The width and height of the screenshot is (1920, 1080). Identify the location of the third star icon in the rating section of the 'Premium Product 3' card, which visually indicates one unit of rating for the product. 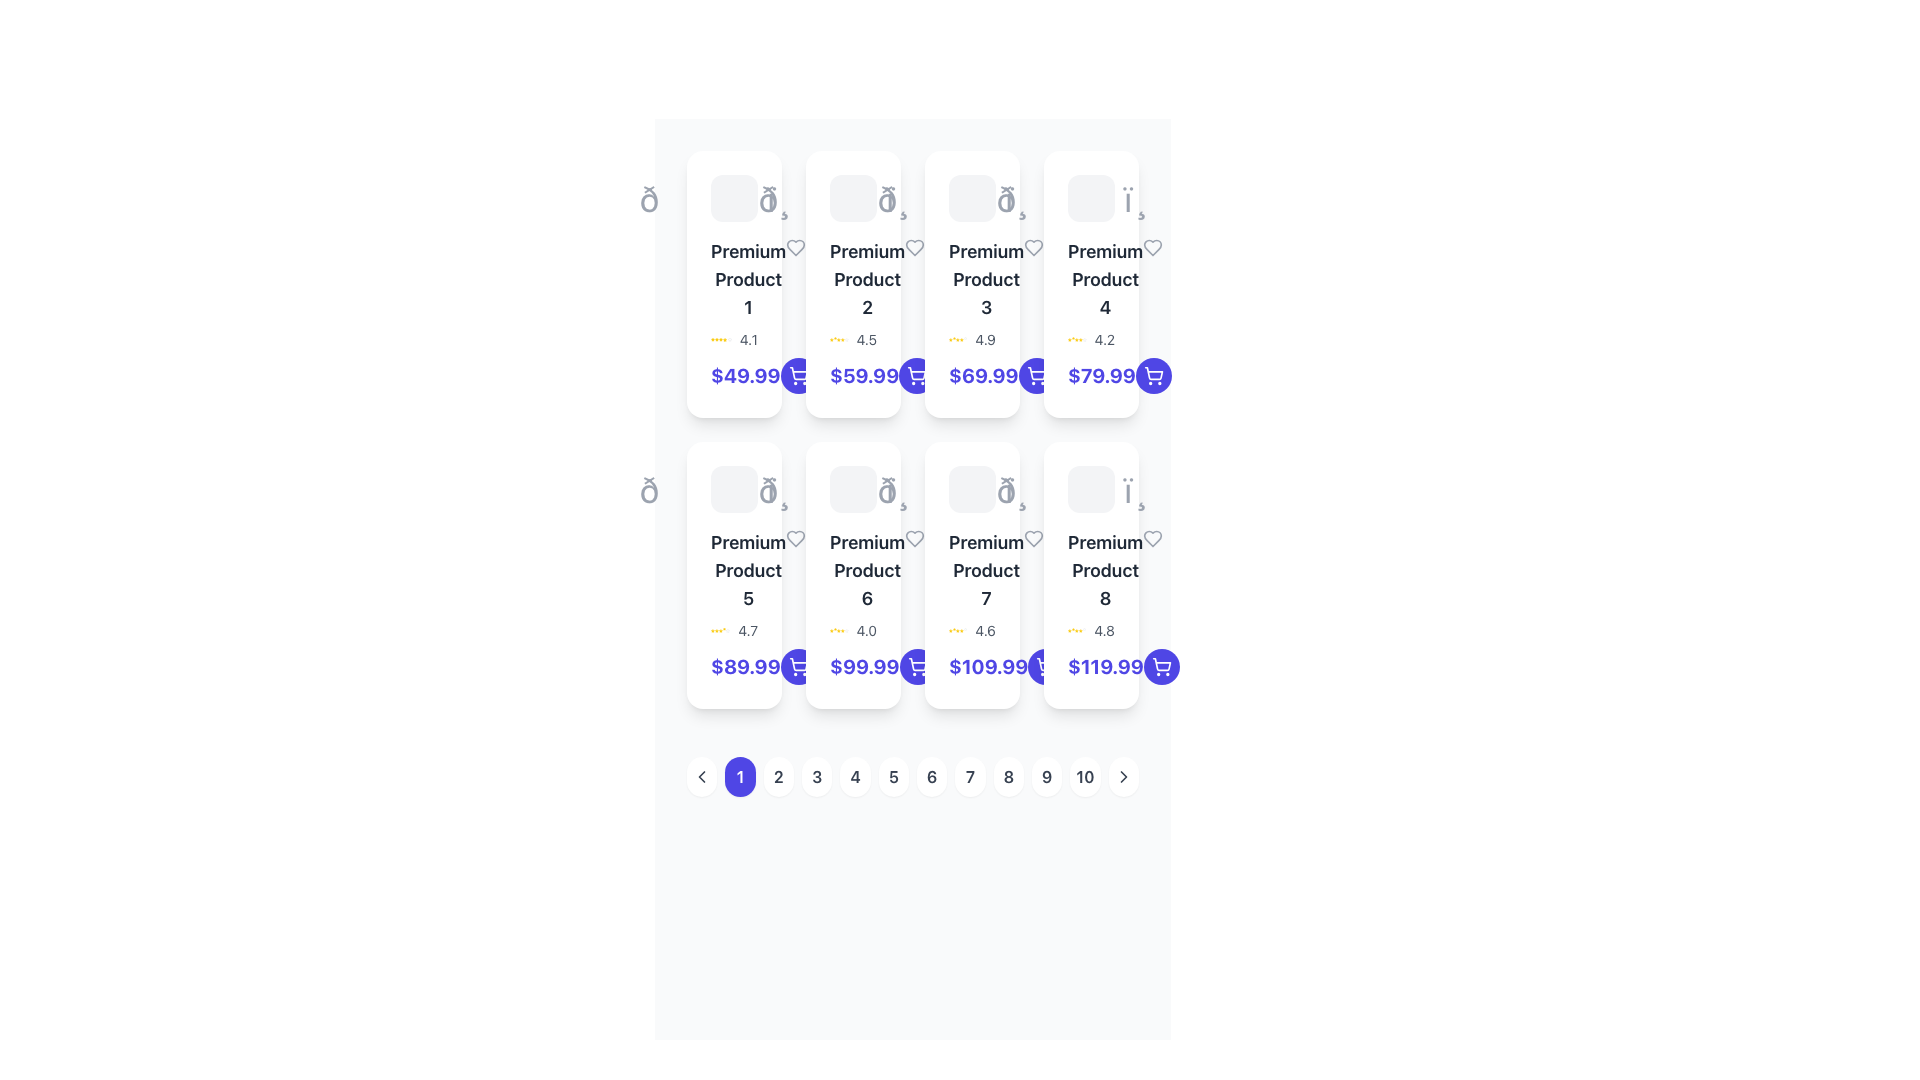
(961, 338).